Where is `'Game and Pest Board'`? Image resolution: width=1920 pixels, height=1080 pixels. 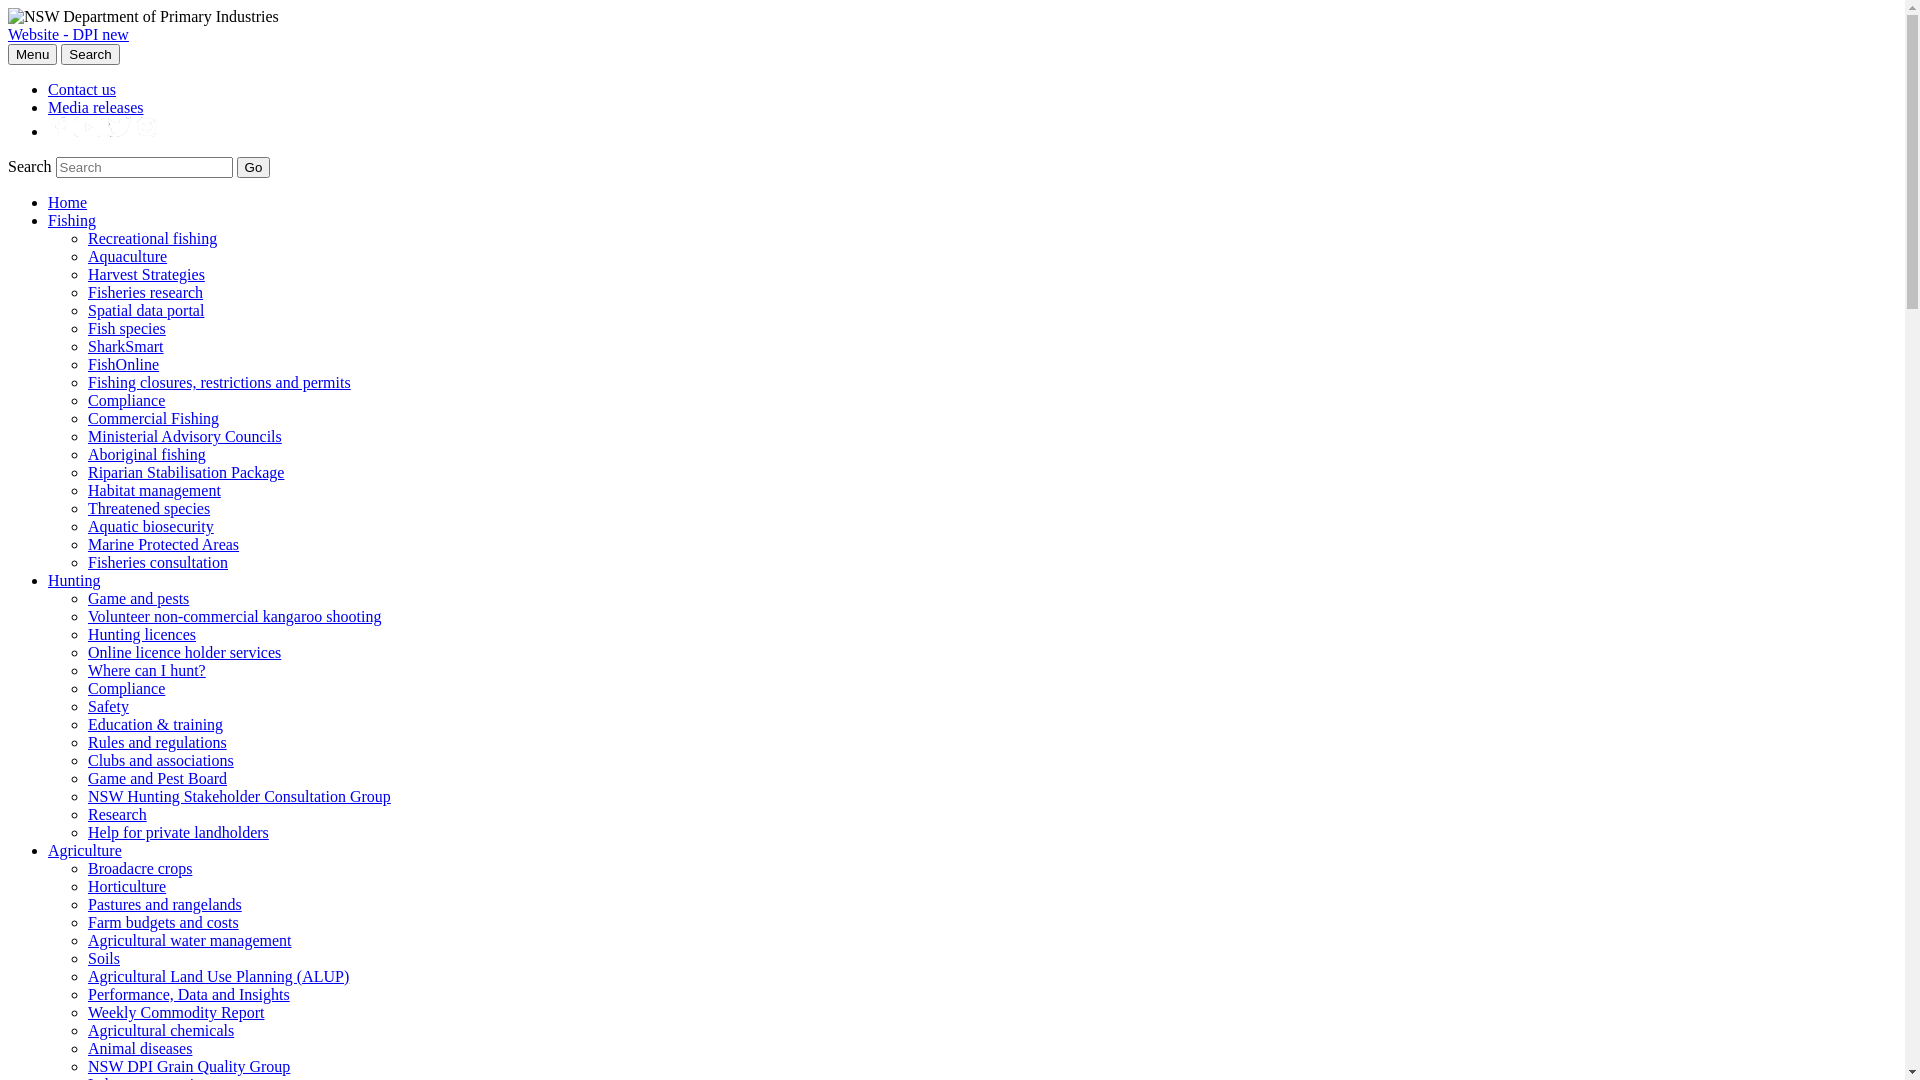
'Game and Pest Board' is located at coordinates (156, 777).